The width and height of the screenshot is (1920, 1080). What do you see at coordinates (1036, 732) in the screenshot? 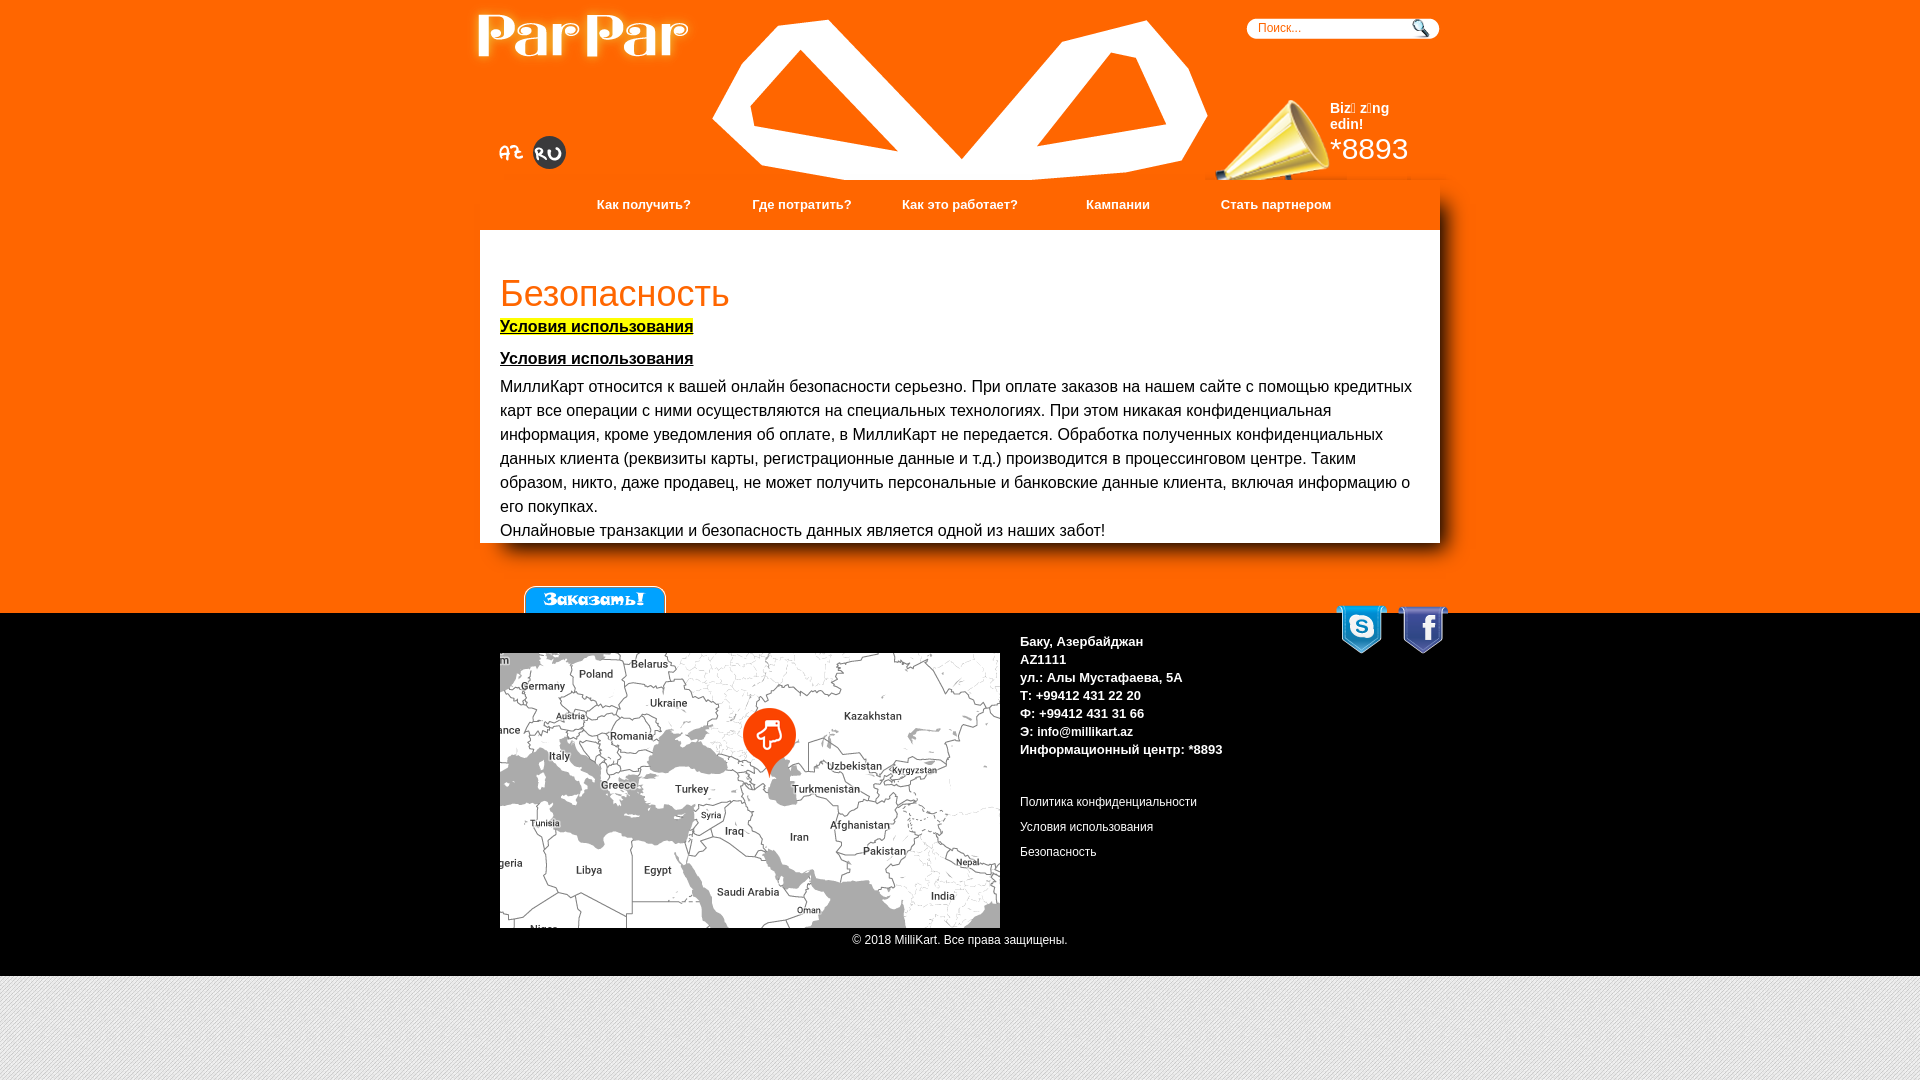
I see `'info@millikart.az'` at bounding box center [1036, 732].